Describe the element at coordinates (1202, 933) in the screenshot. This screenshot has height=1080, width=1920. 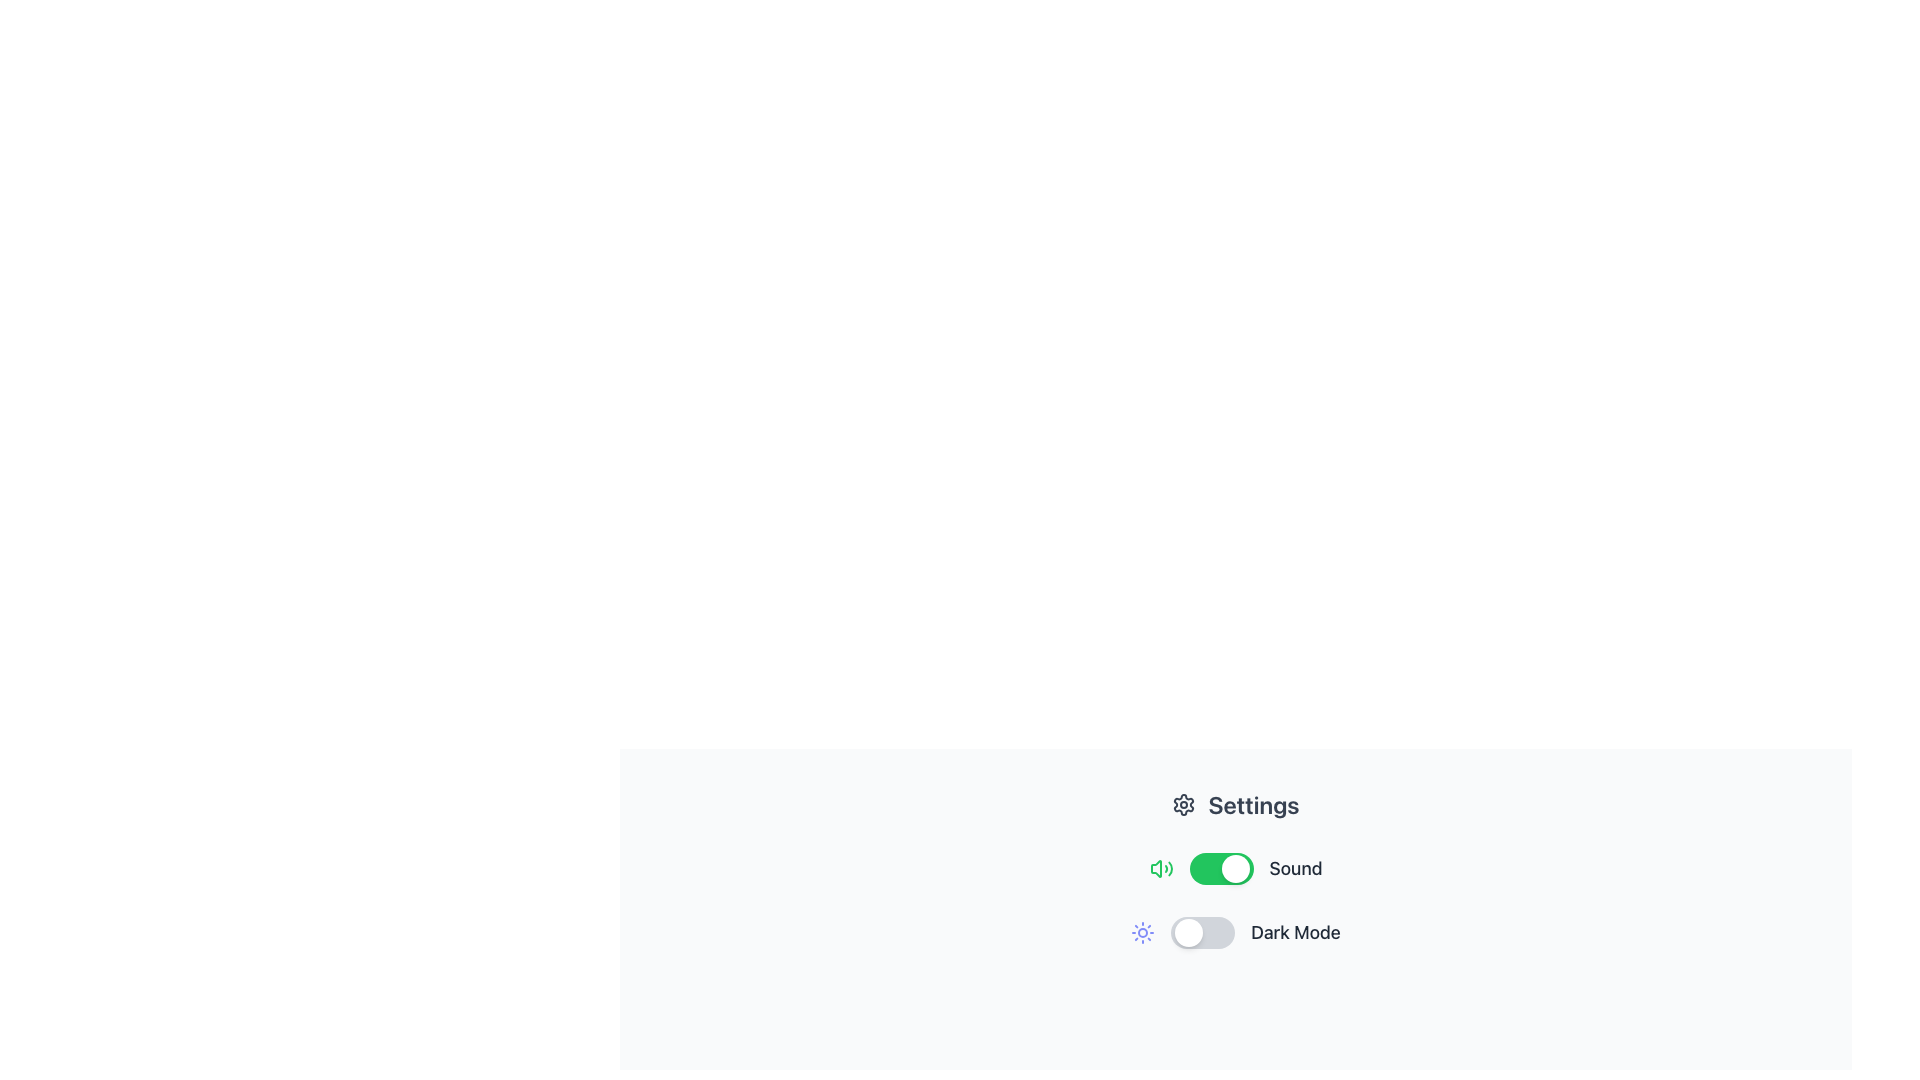
I see `the interactive toggle switch for 'Dark Mode'` at that location.